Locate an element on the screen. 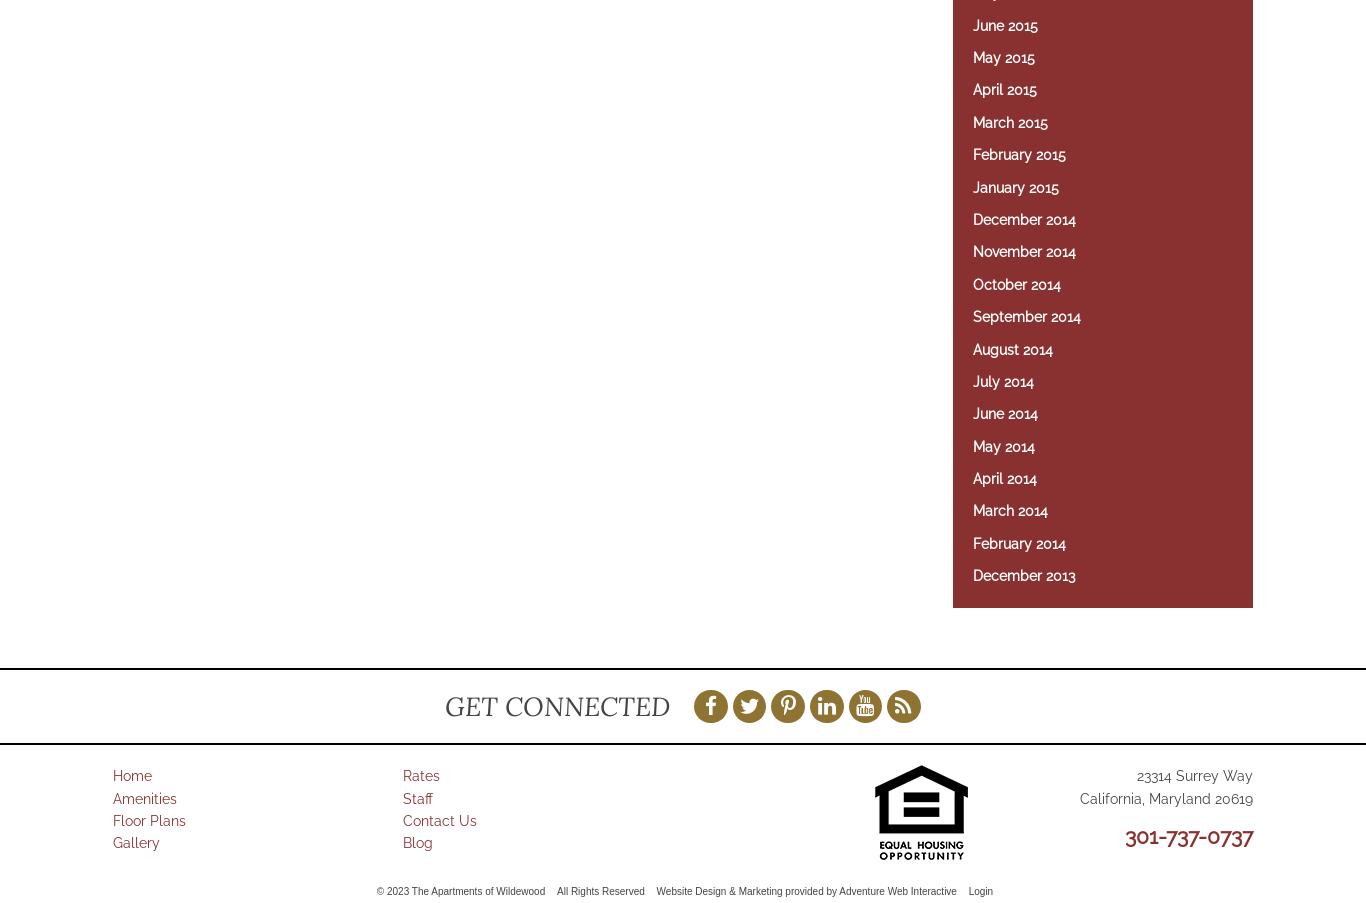 The width and height of the screenshot is (1366, 903). '301-737-0737' is located at coordinates (1124, 835).